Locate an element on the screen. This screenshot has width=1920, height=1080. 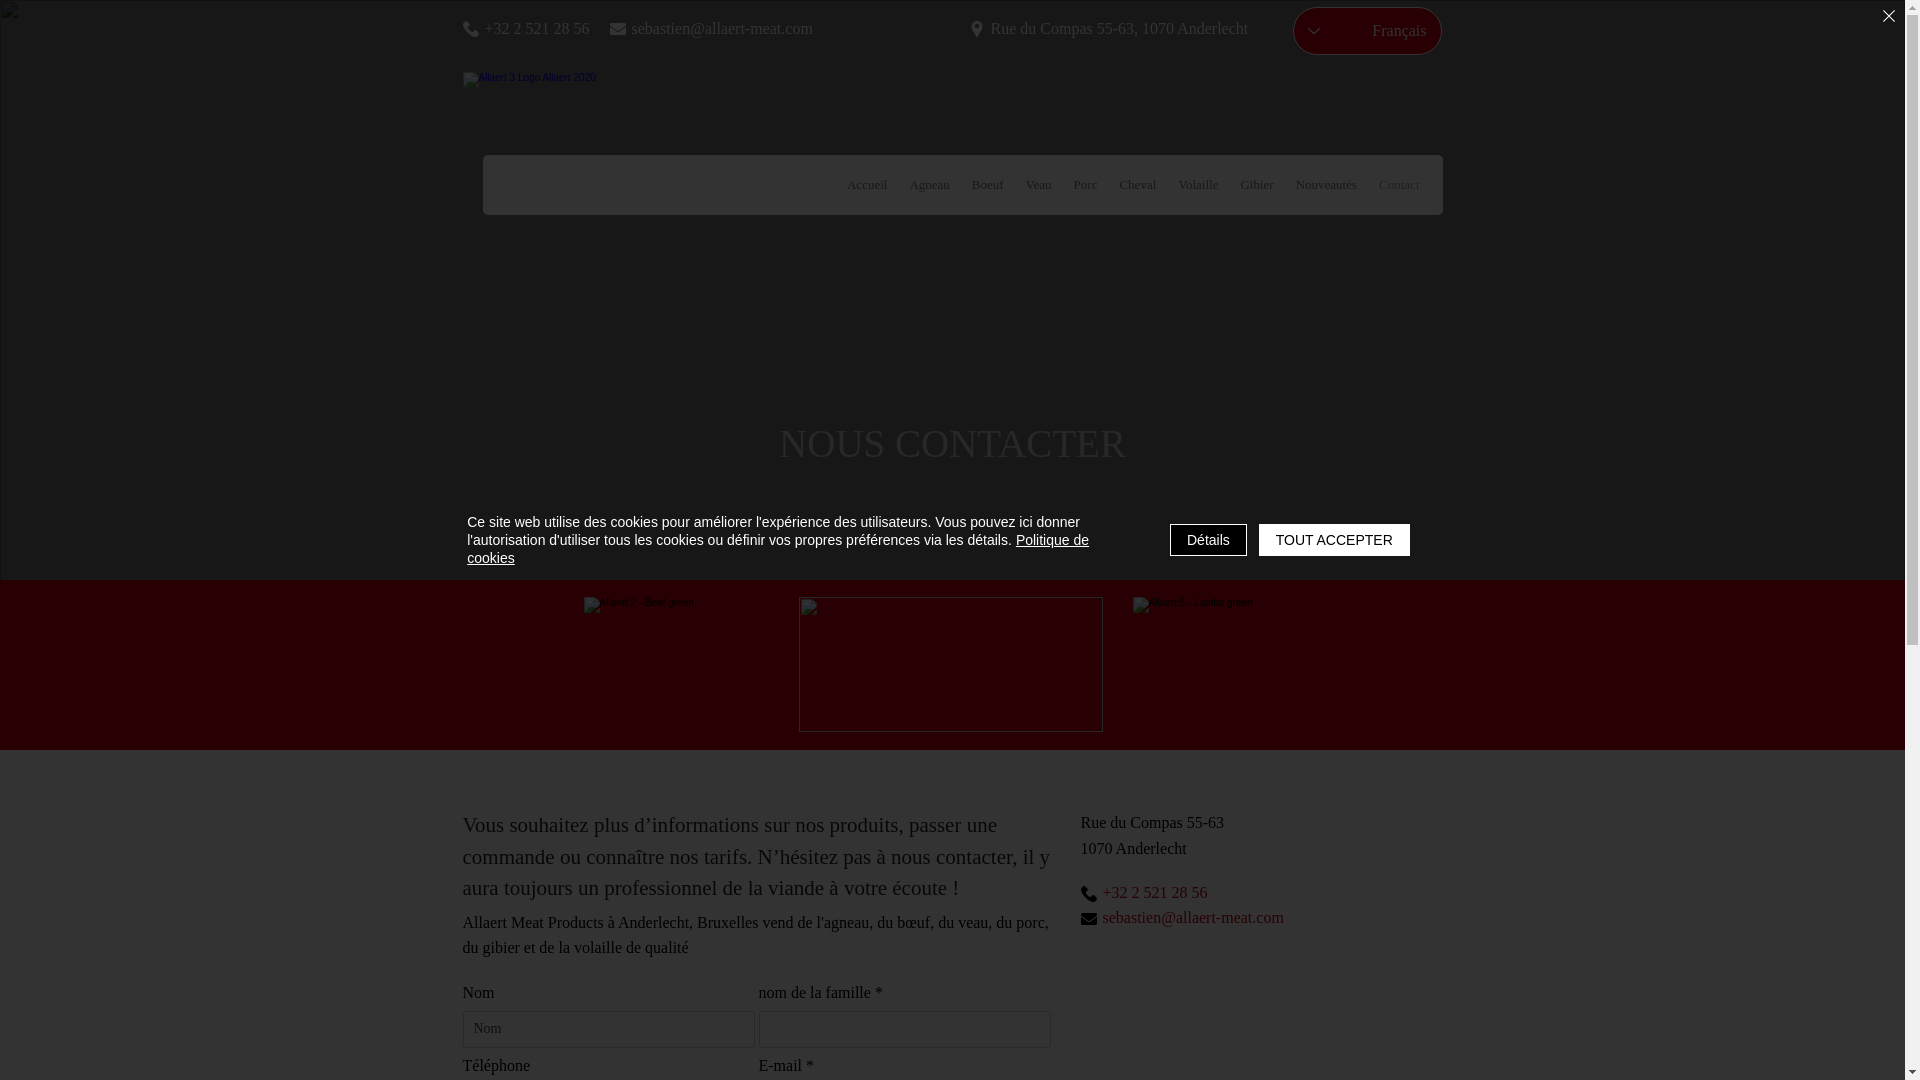
'+32 2 521 28 56' is located at coordinates (535, 28).